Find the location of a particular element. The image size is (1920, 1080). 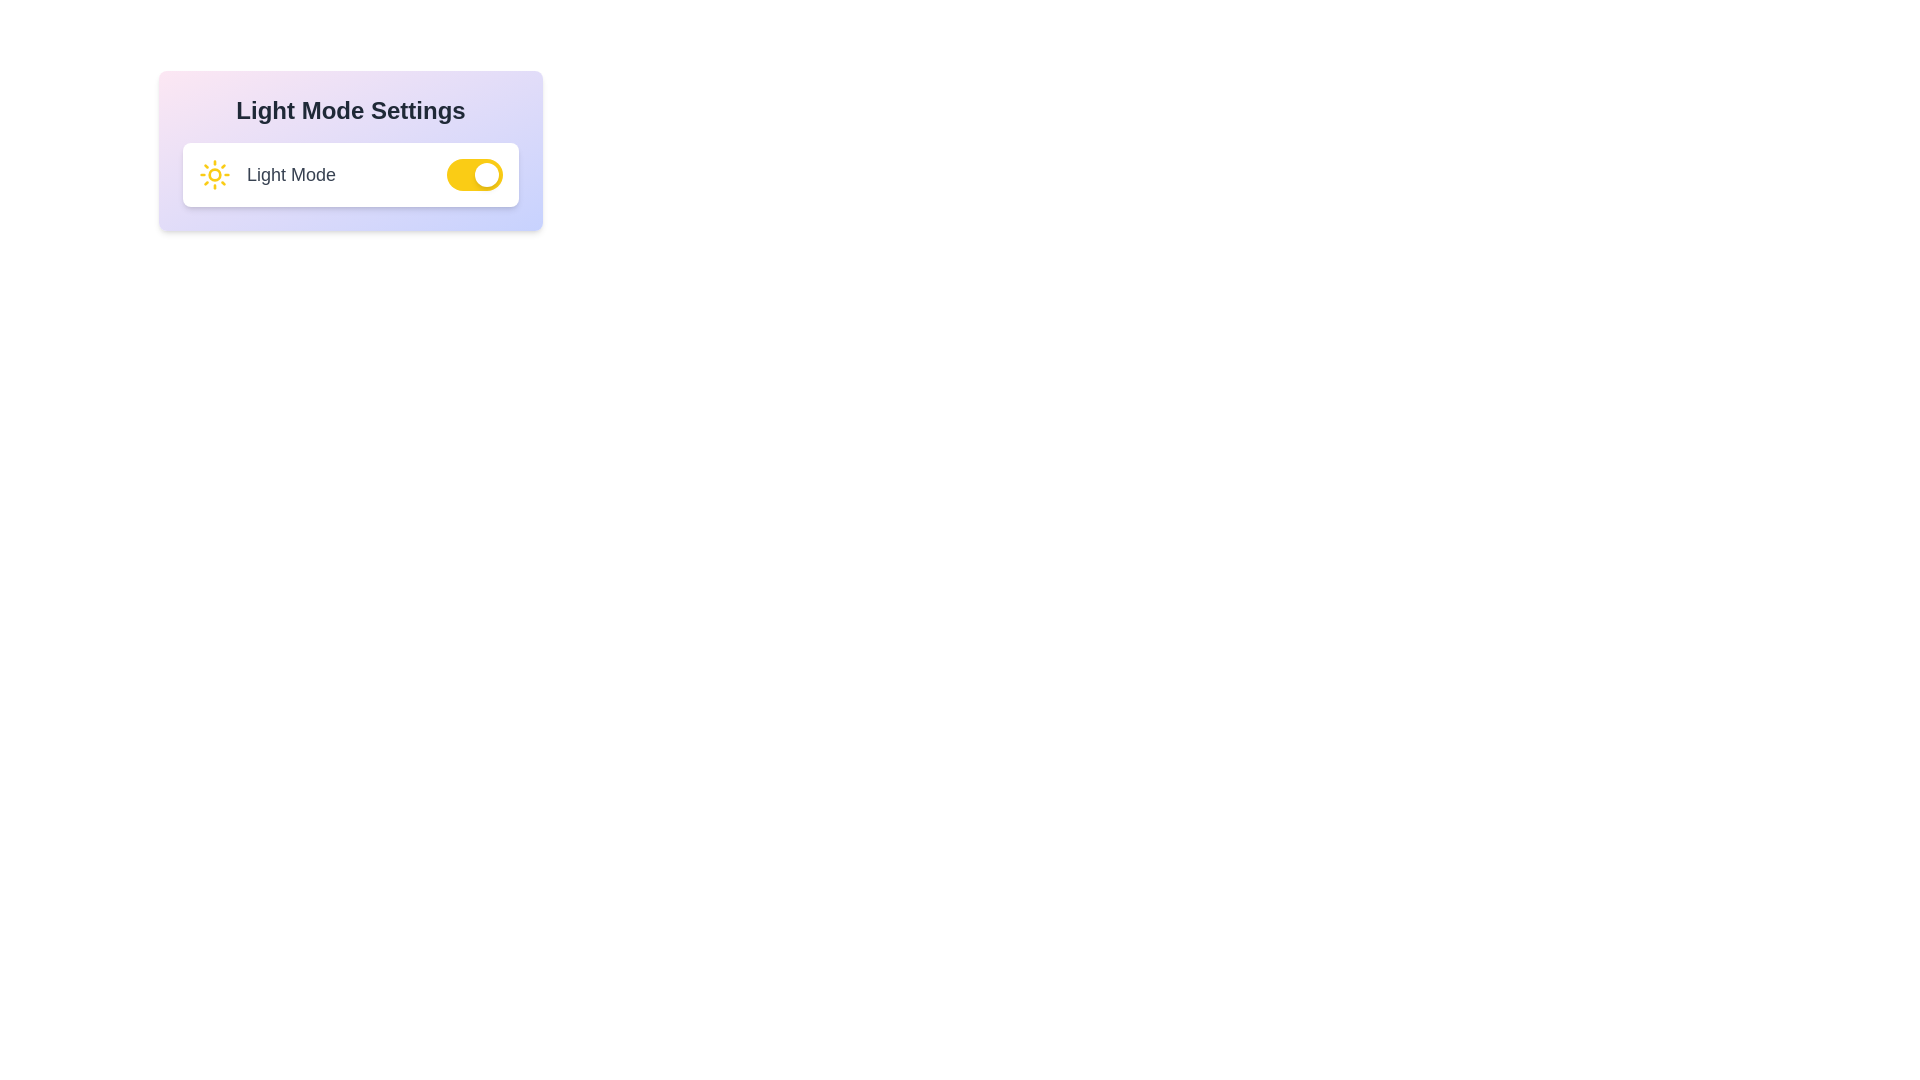

the center of the text 'Light Mode Settings' to highlight it is located at coordinates (350, 111).